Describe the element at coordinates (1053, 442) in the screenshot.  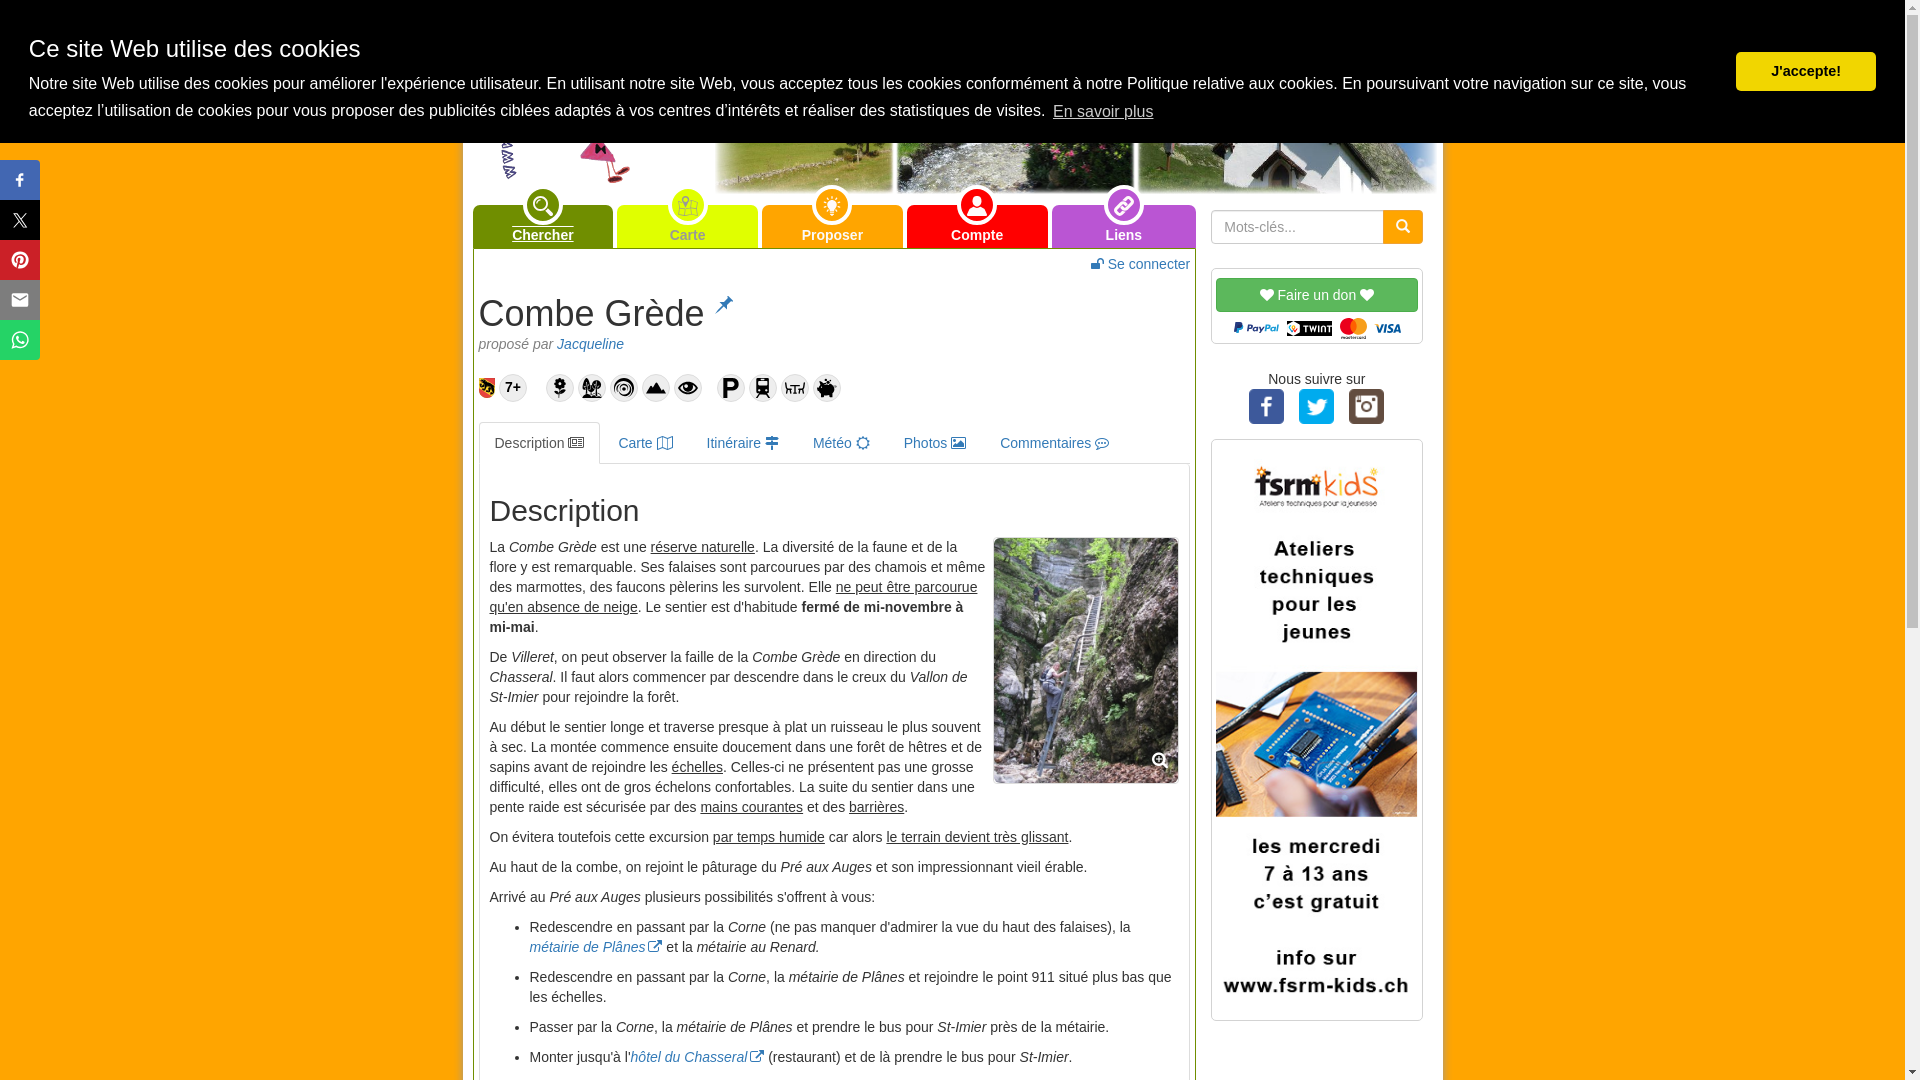
I see `'Commentaires'` at that location.